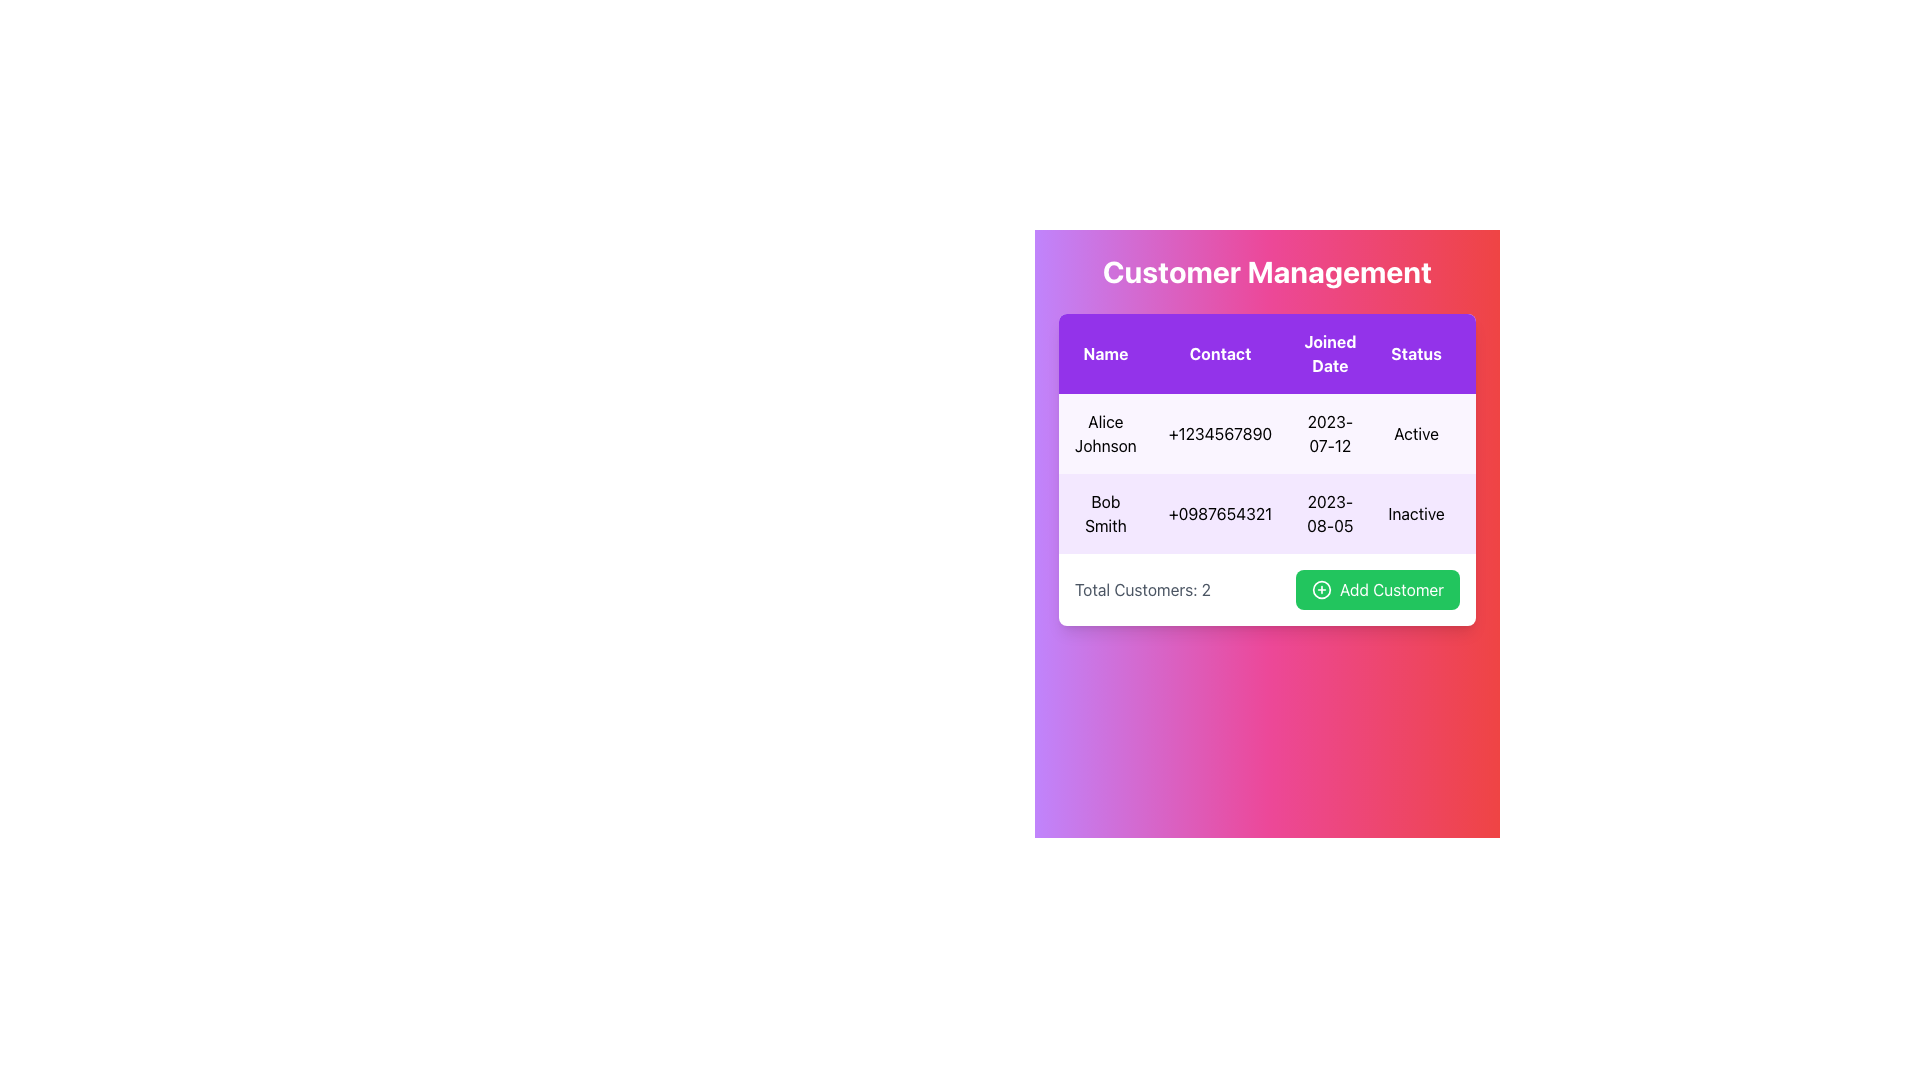 This screenshot has width=1920, height=1080. I want to click on the second row in the customer details table, which includes information for 'Bob Smith', so click(1331, 512).